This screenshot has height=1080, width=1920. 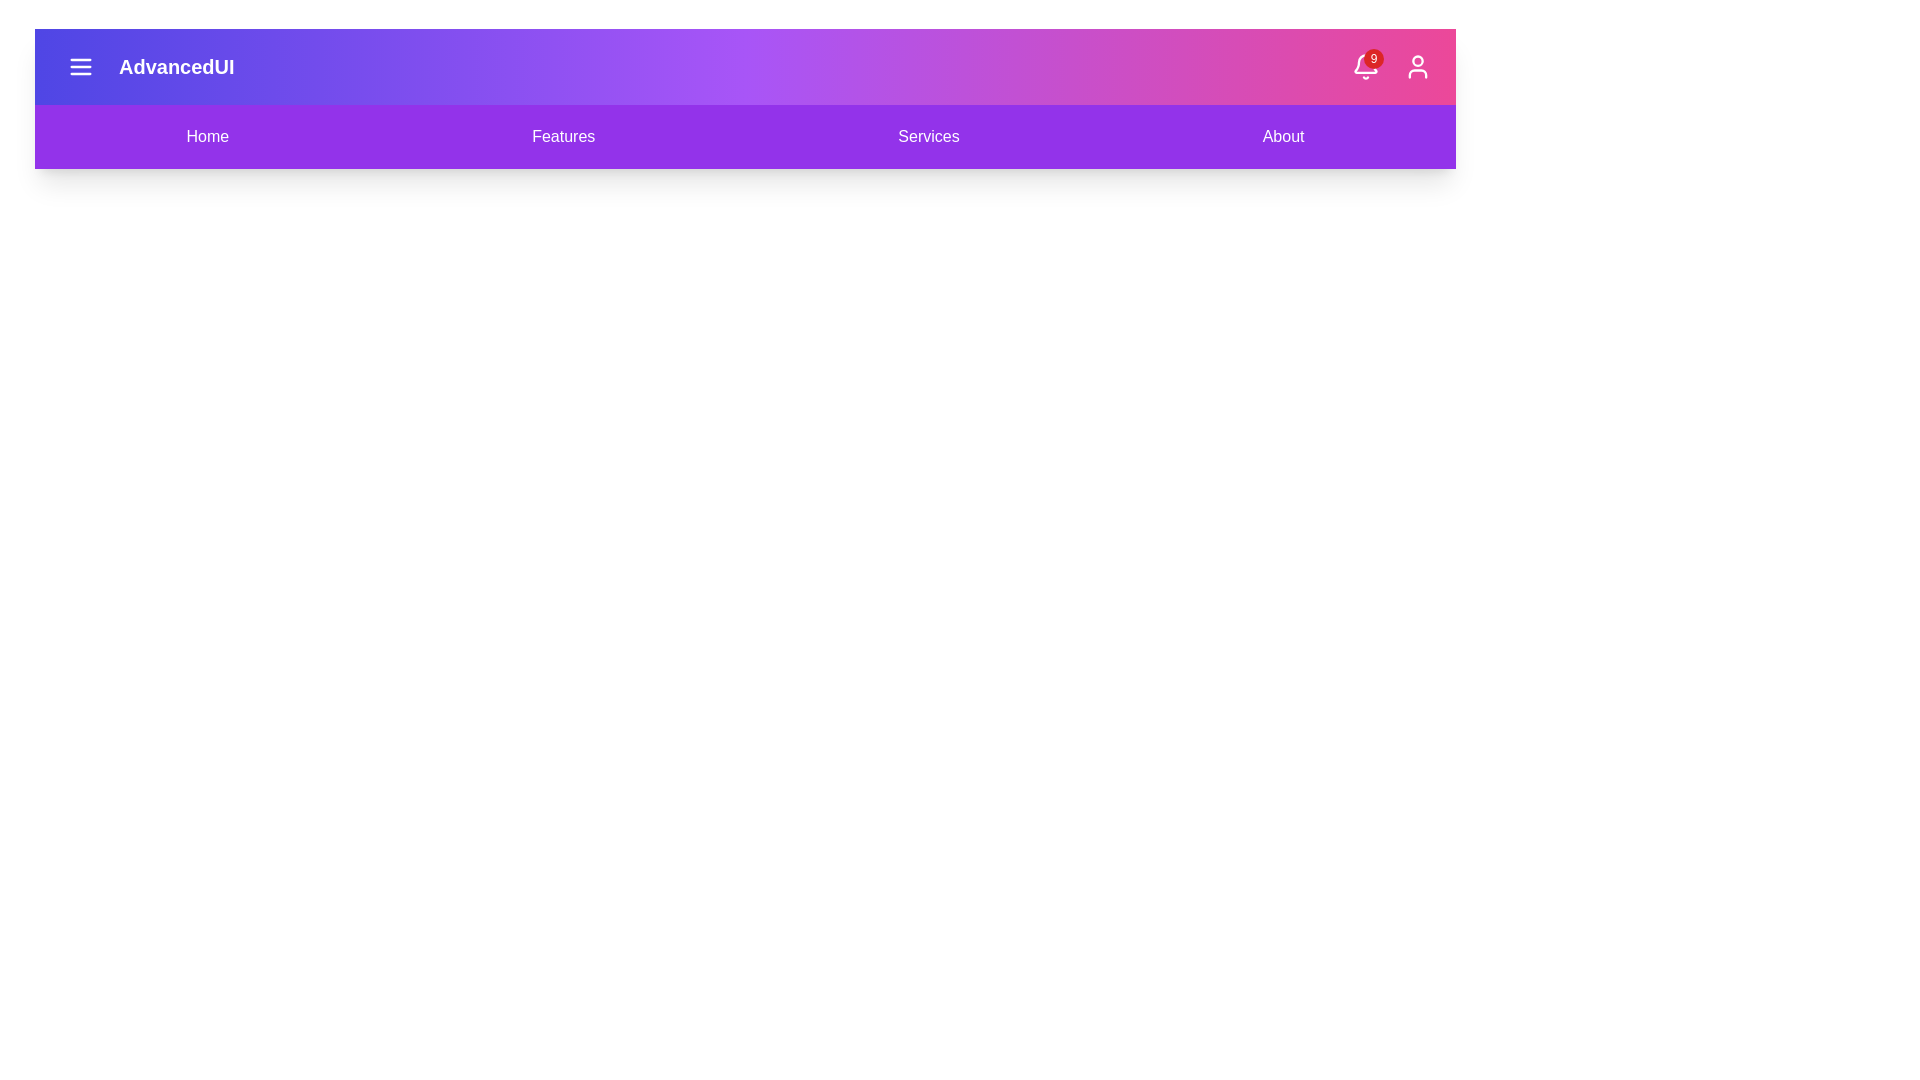 What do you see at coordinates (80, 65) in the screenshot?
I see `the menu button to toggle the menu visibility` at bounding box center [80, 65].